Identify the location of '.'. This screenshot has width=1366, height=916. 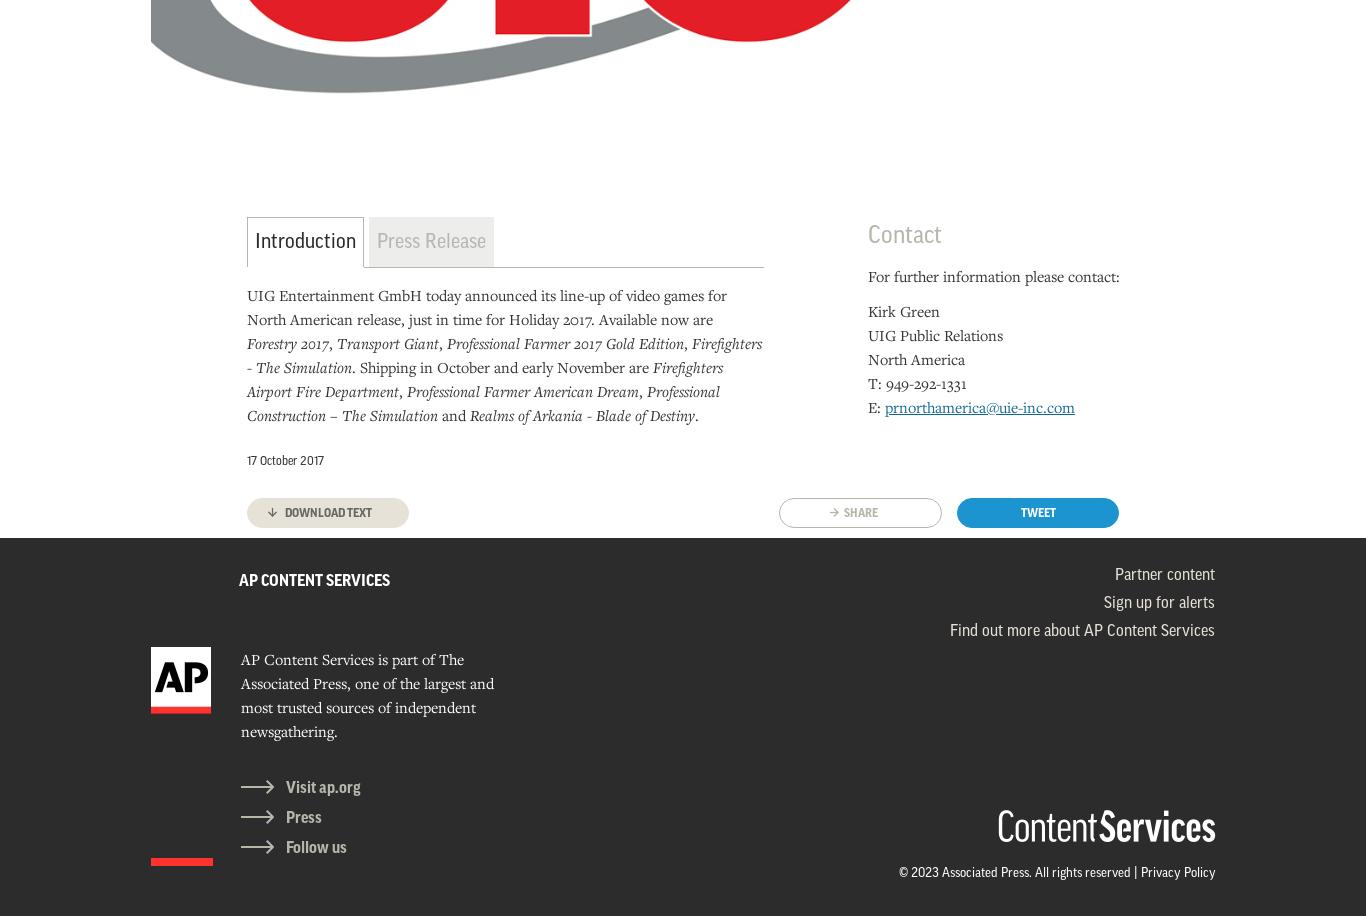
(694, 413).